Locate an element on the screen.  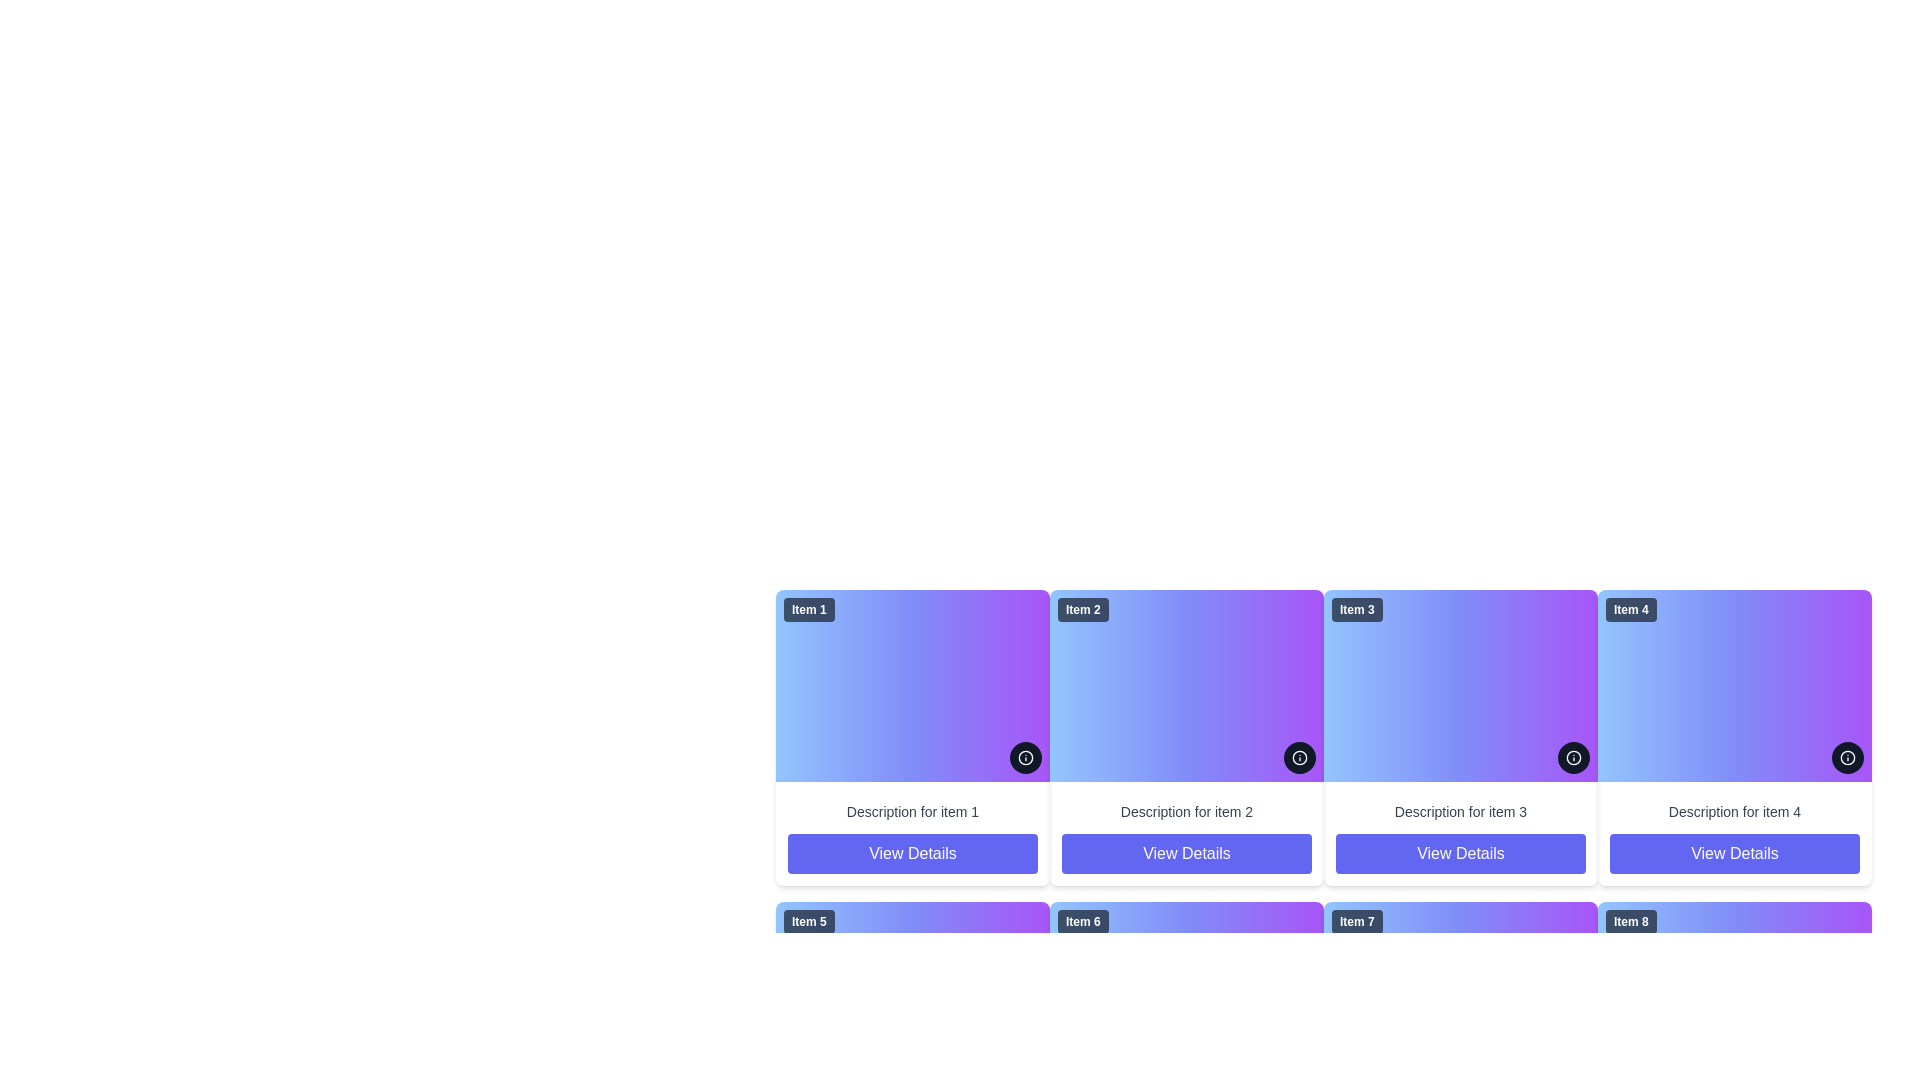
the circular information icon located at the bottom right corner of the card for 'Item 2', which is styled with a dark gray background and white text is located at coordinates (1026, 758).